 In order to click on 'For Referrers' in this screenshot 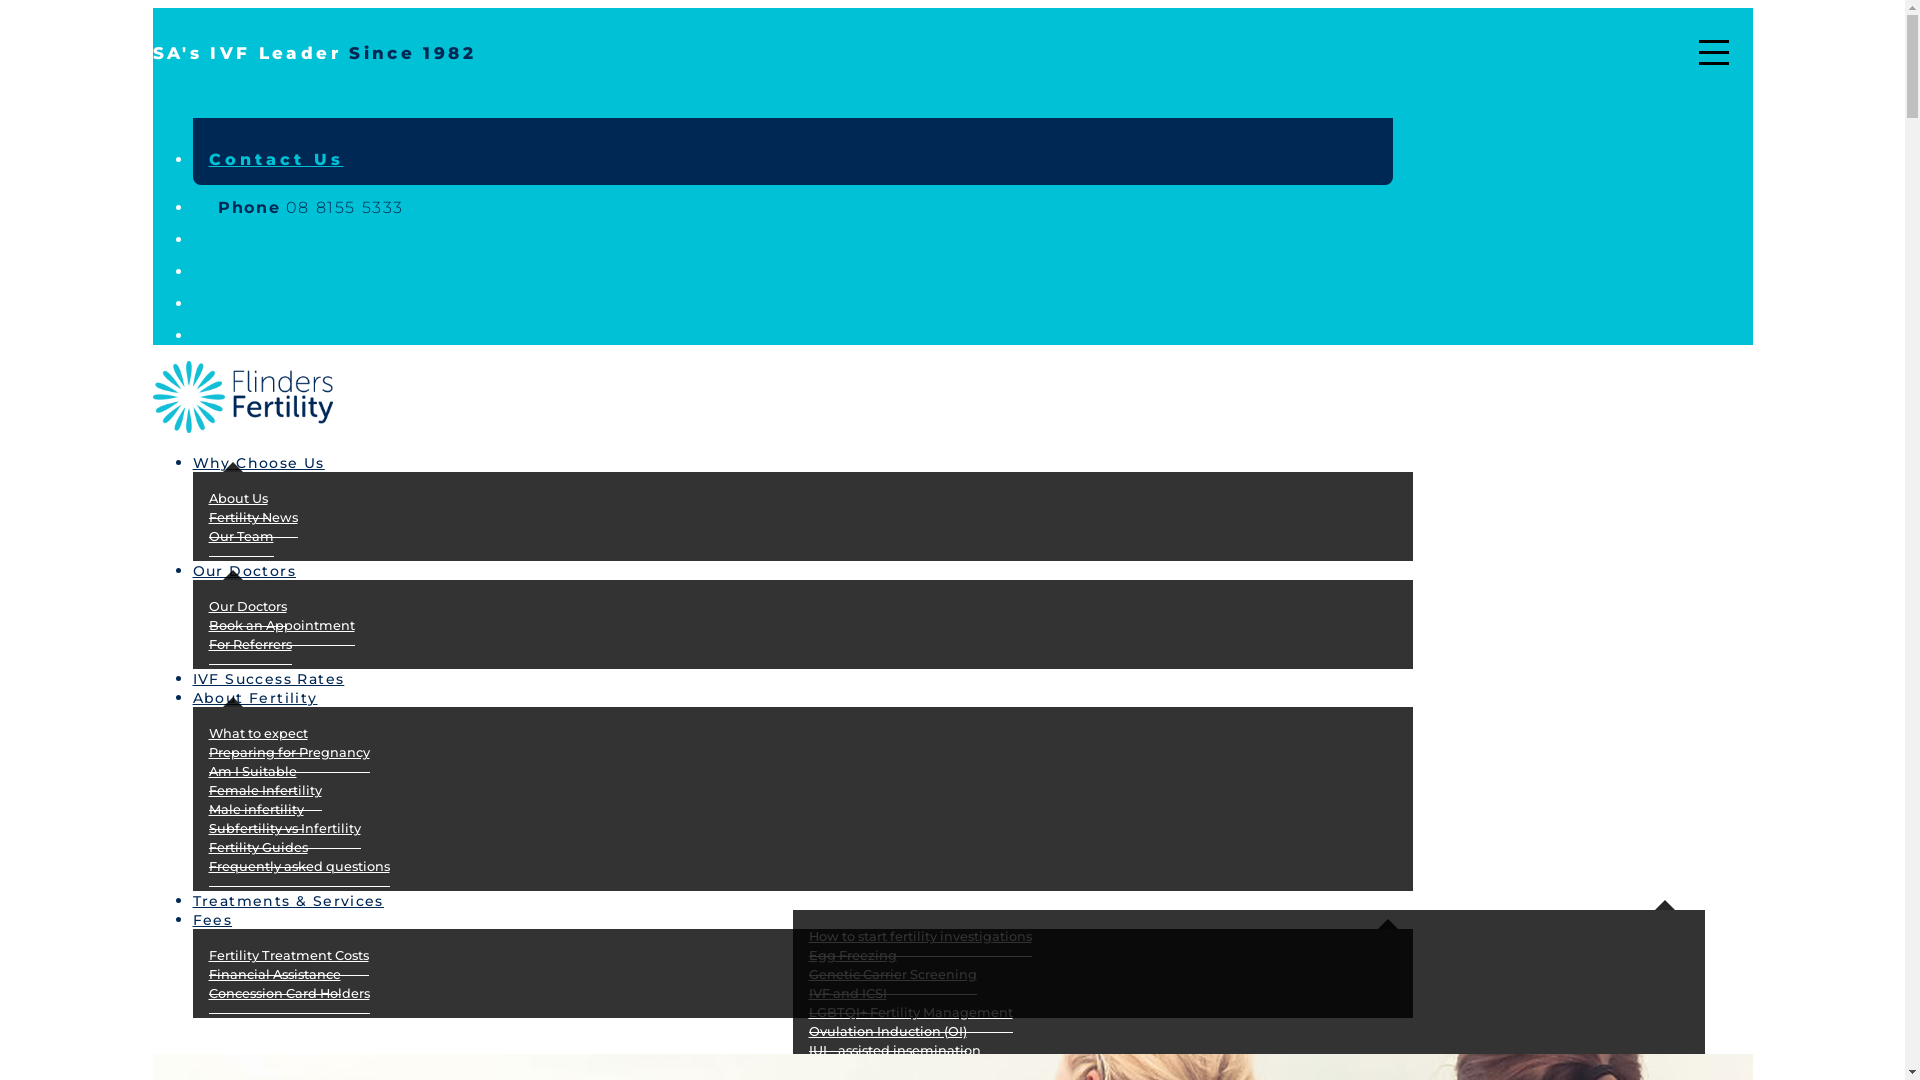, I will do `click(207, 644)`.